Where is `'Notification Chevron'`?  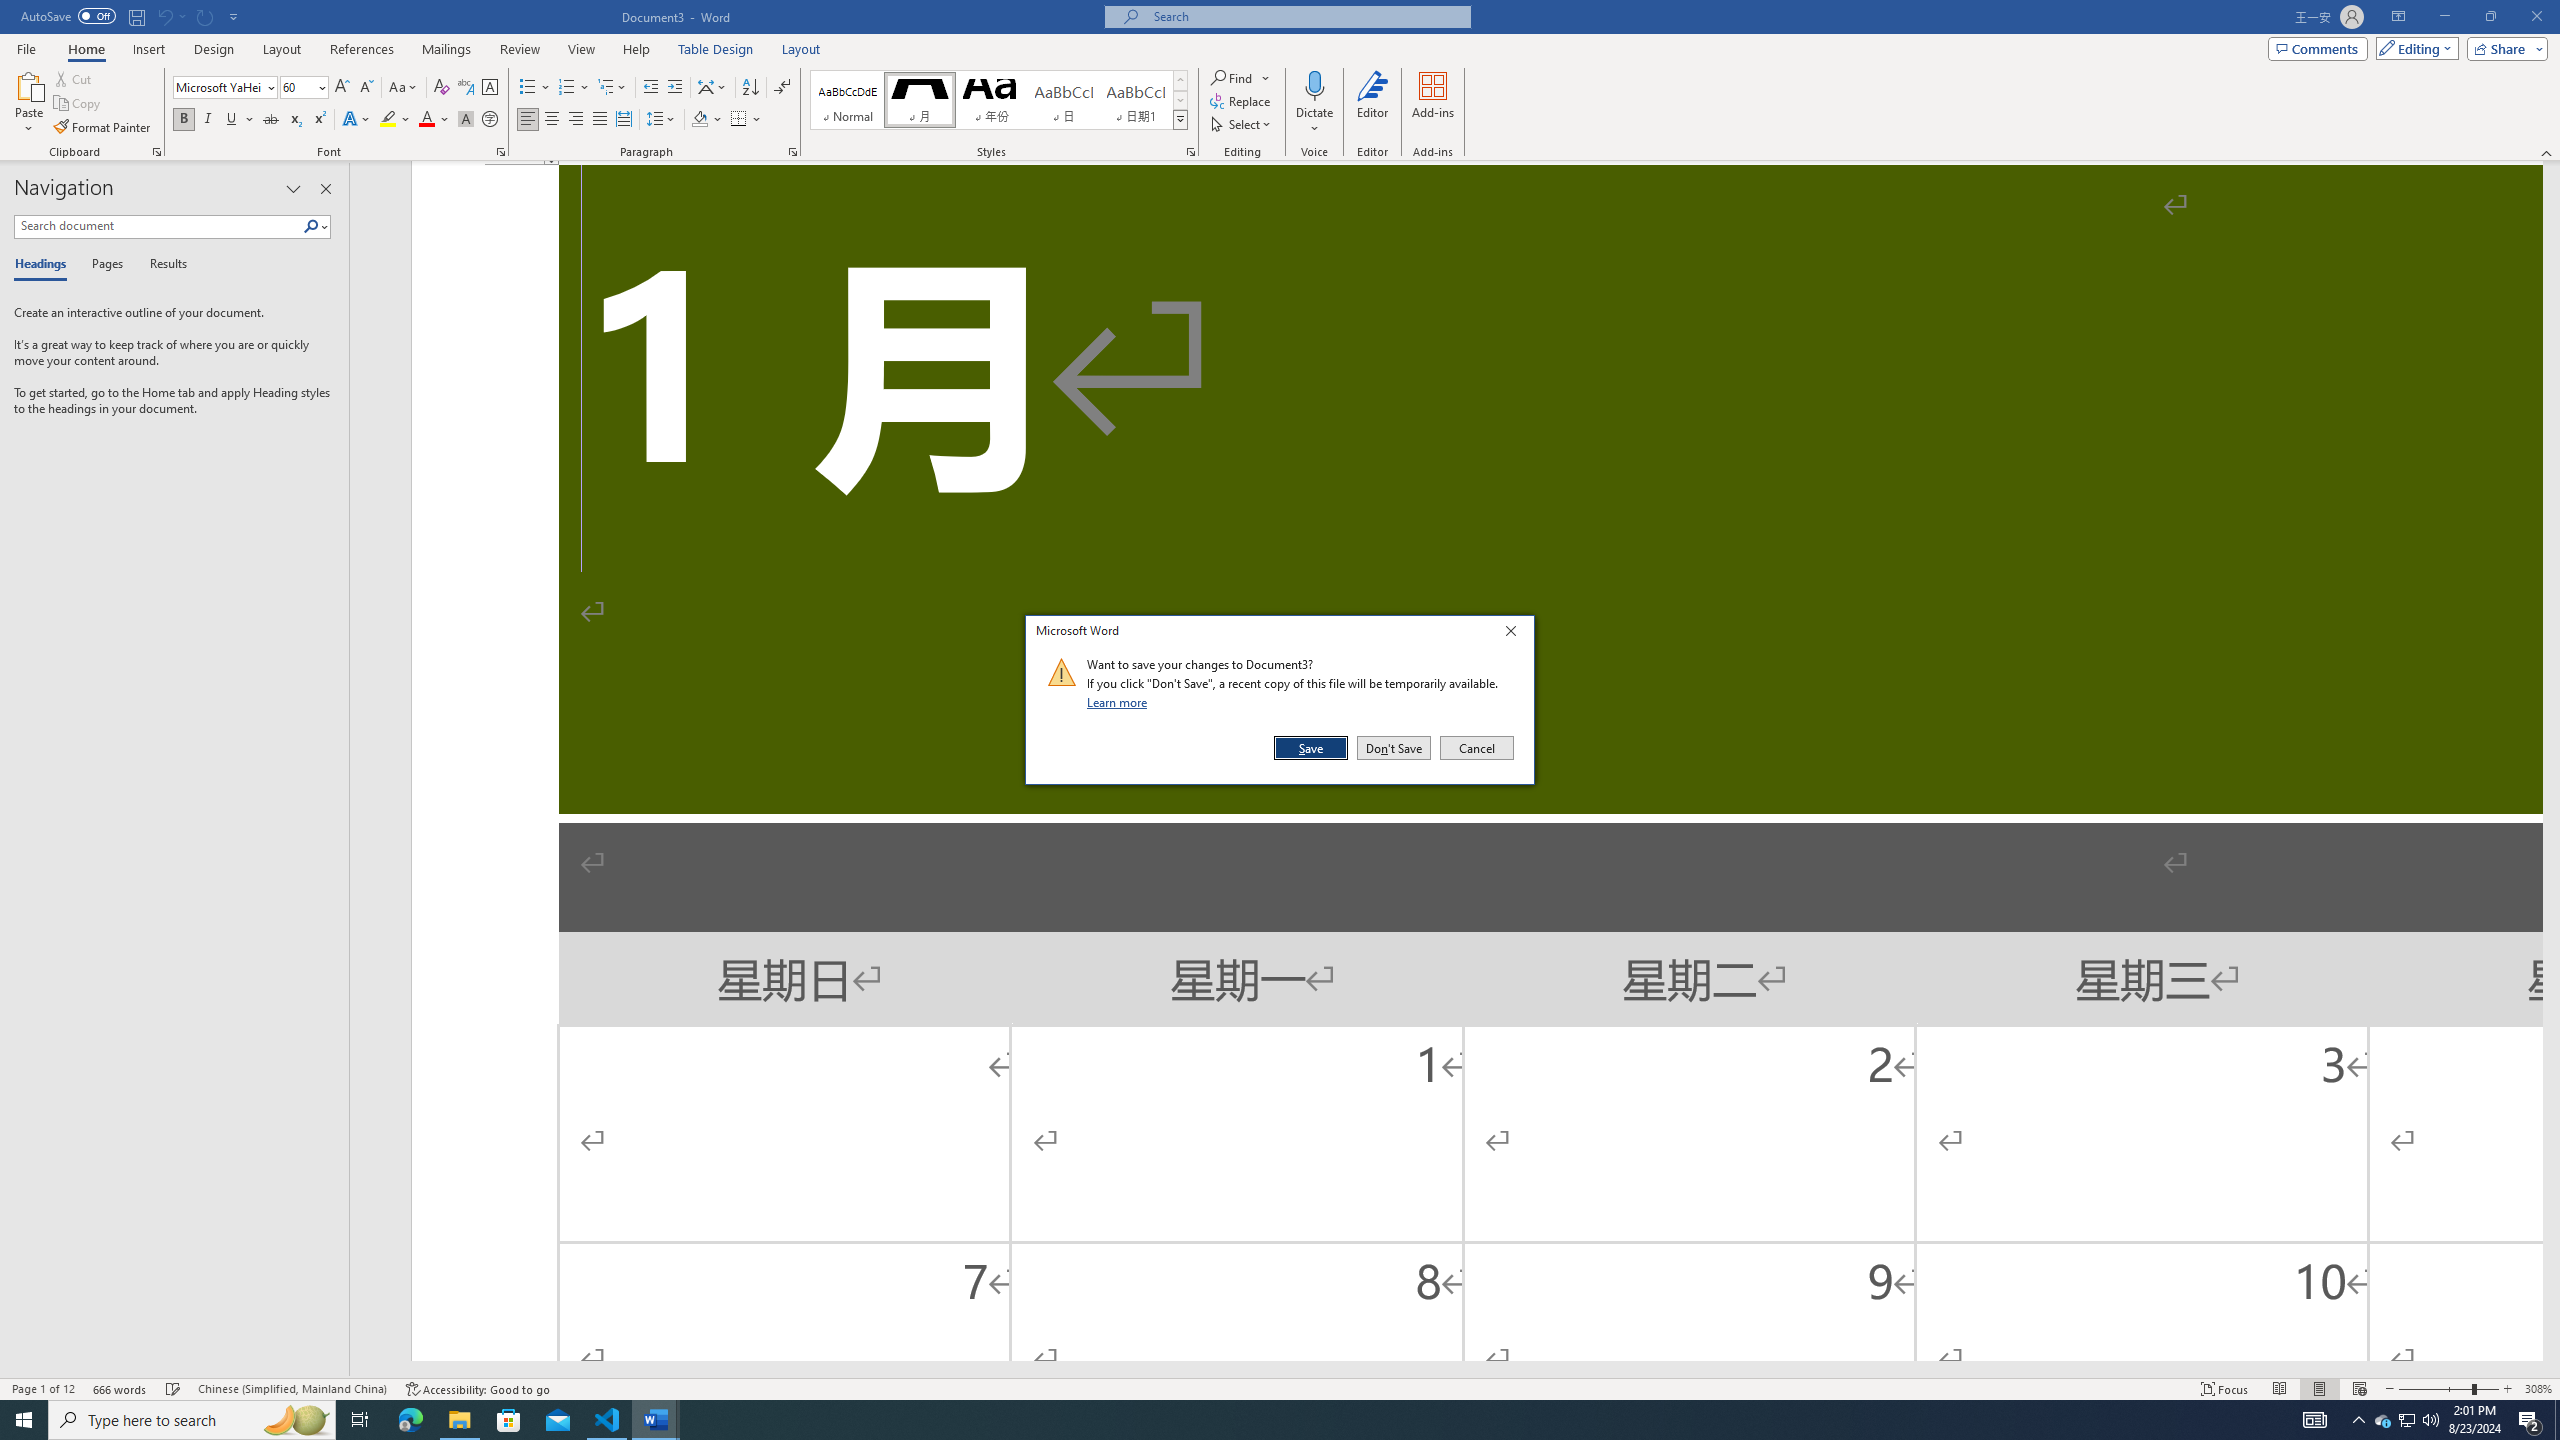 'Notification Chevron' is located at coordinates (2359, 1418).